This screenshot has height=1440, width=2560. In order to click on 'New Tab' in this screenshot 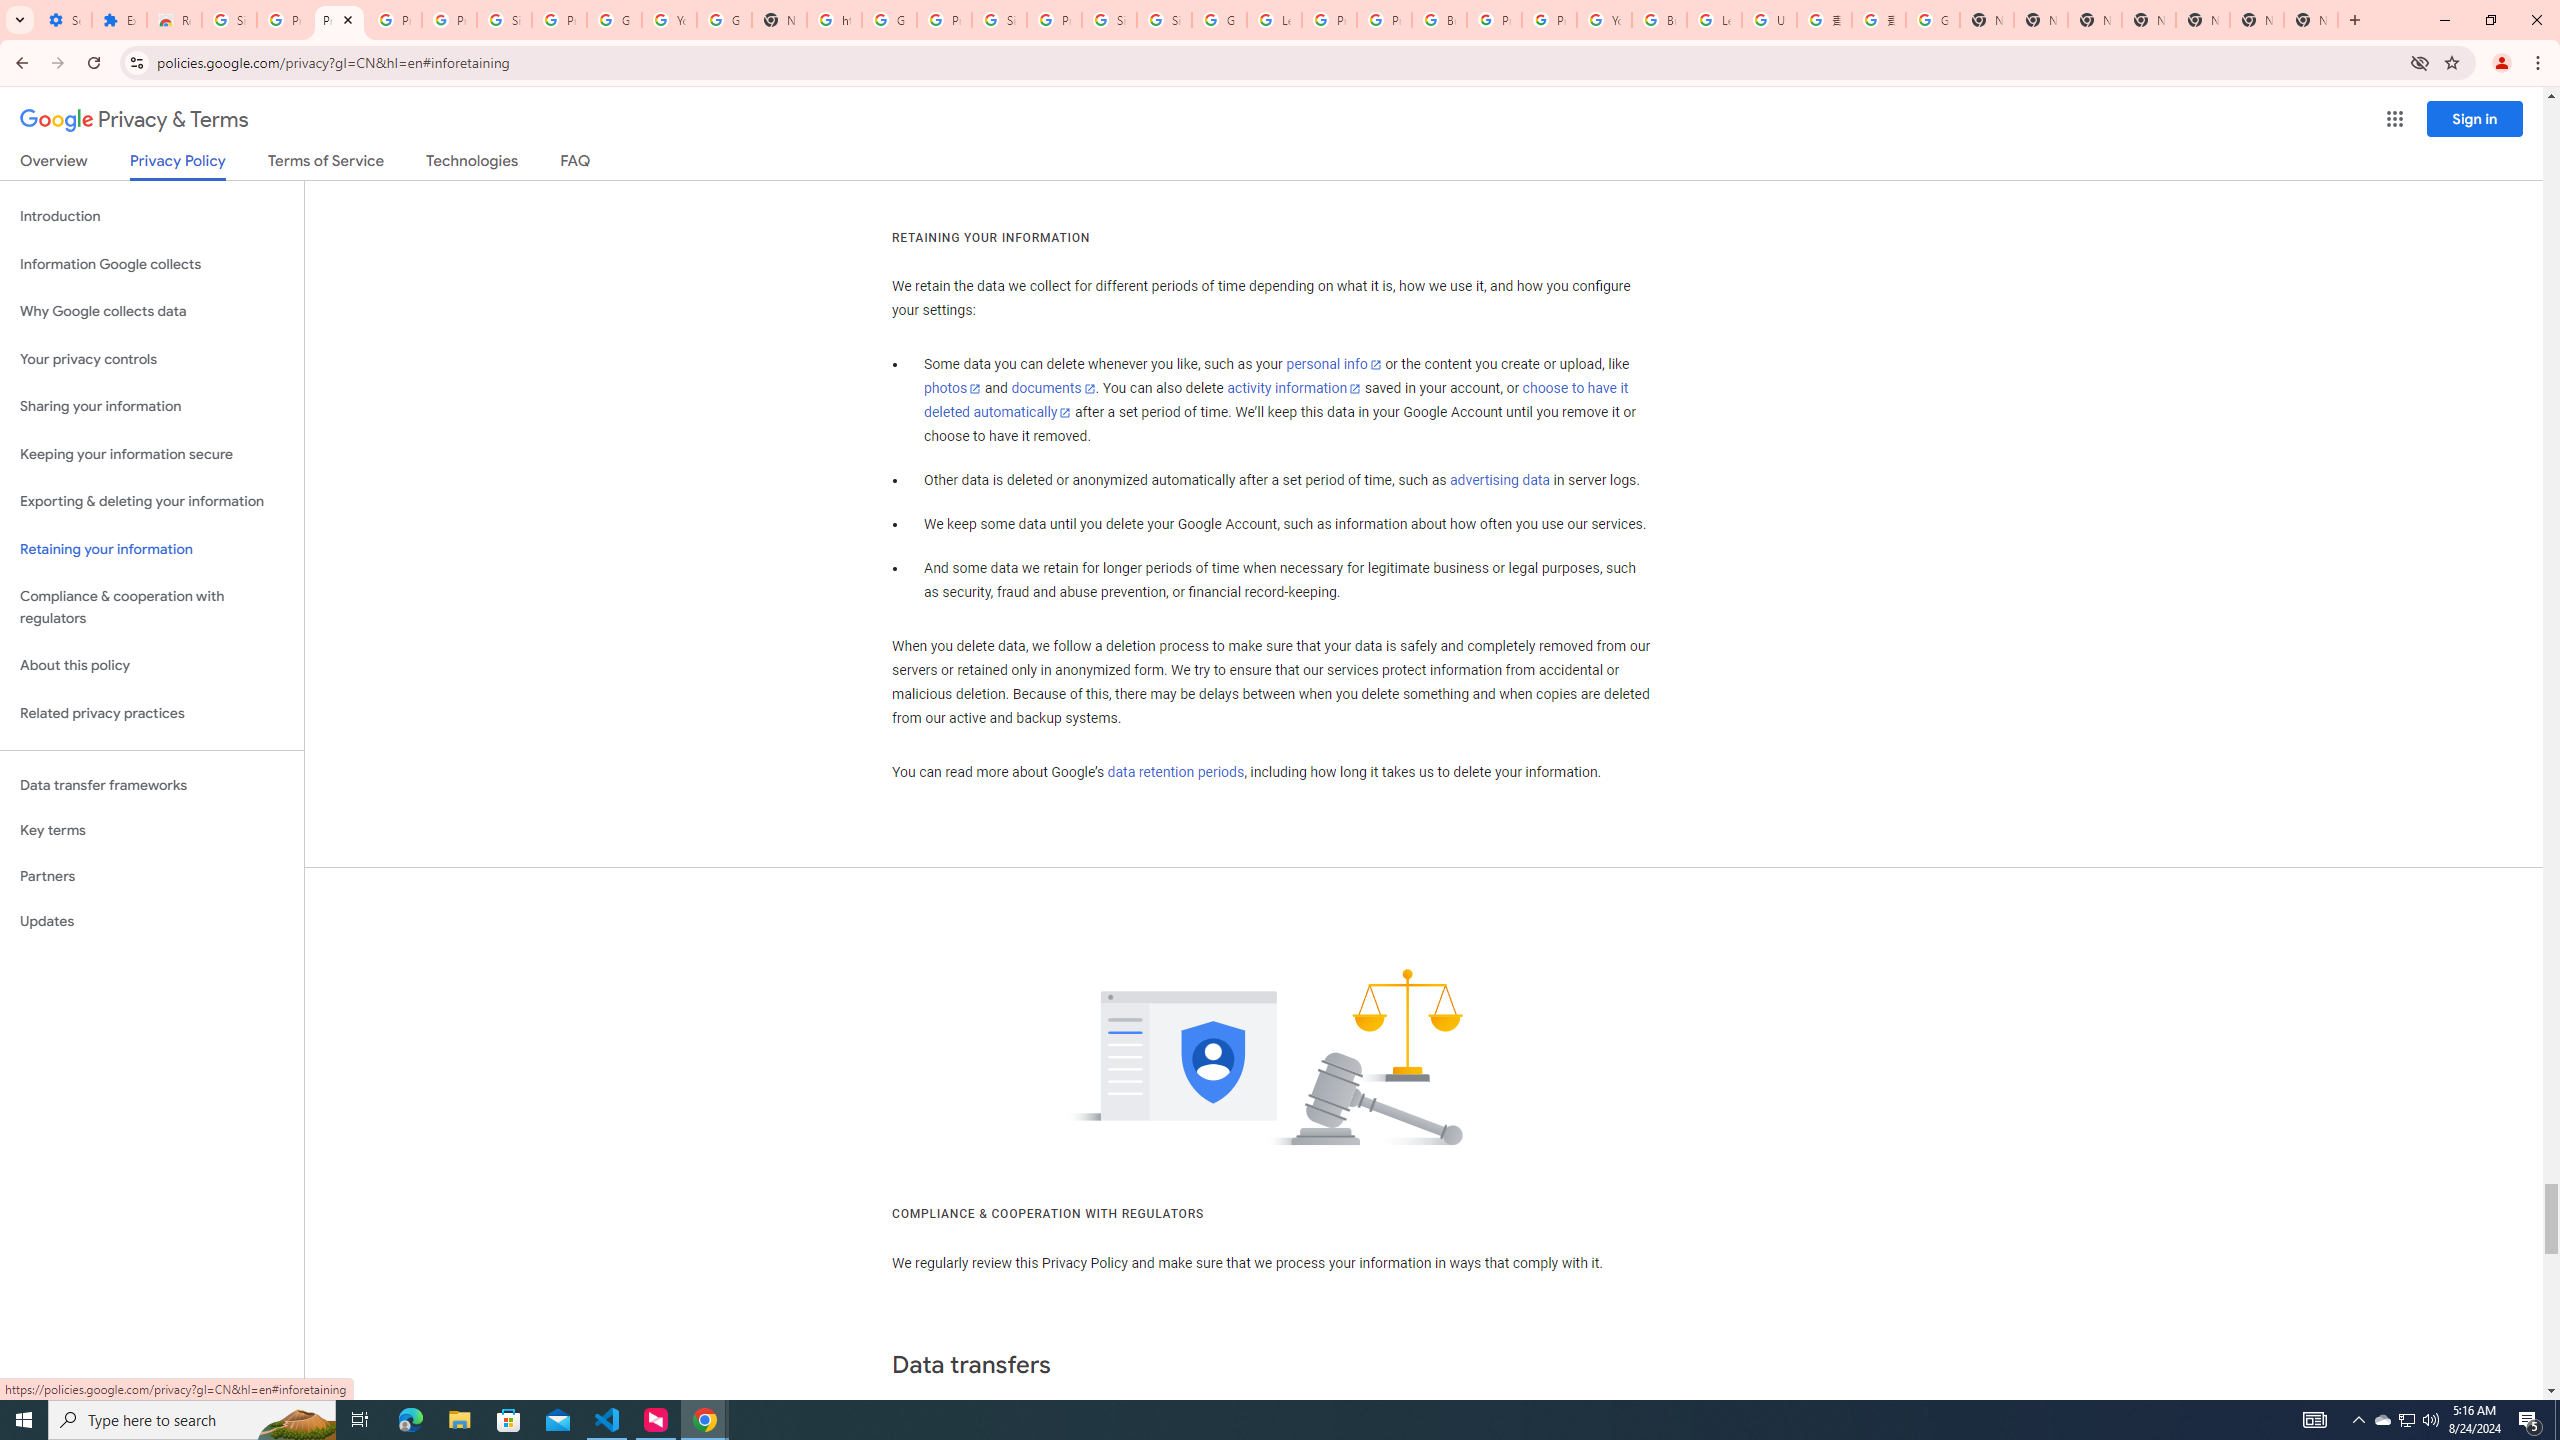, I will do `click(2311, 19)`.